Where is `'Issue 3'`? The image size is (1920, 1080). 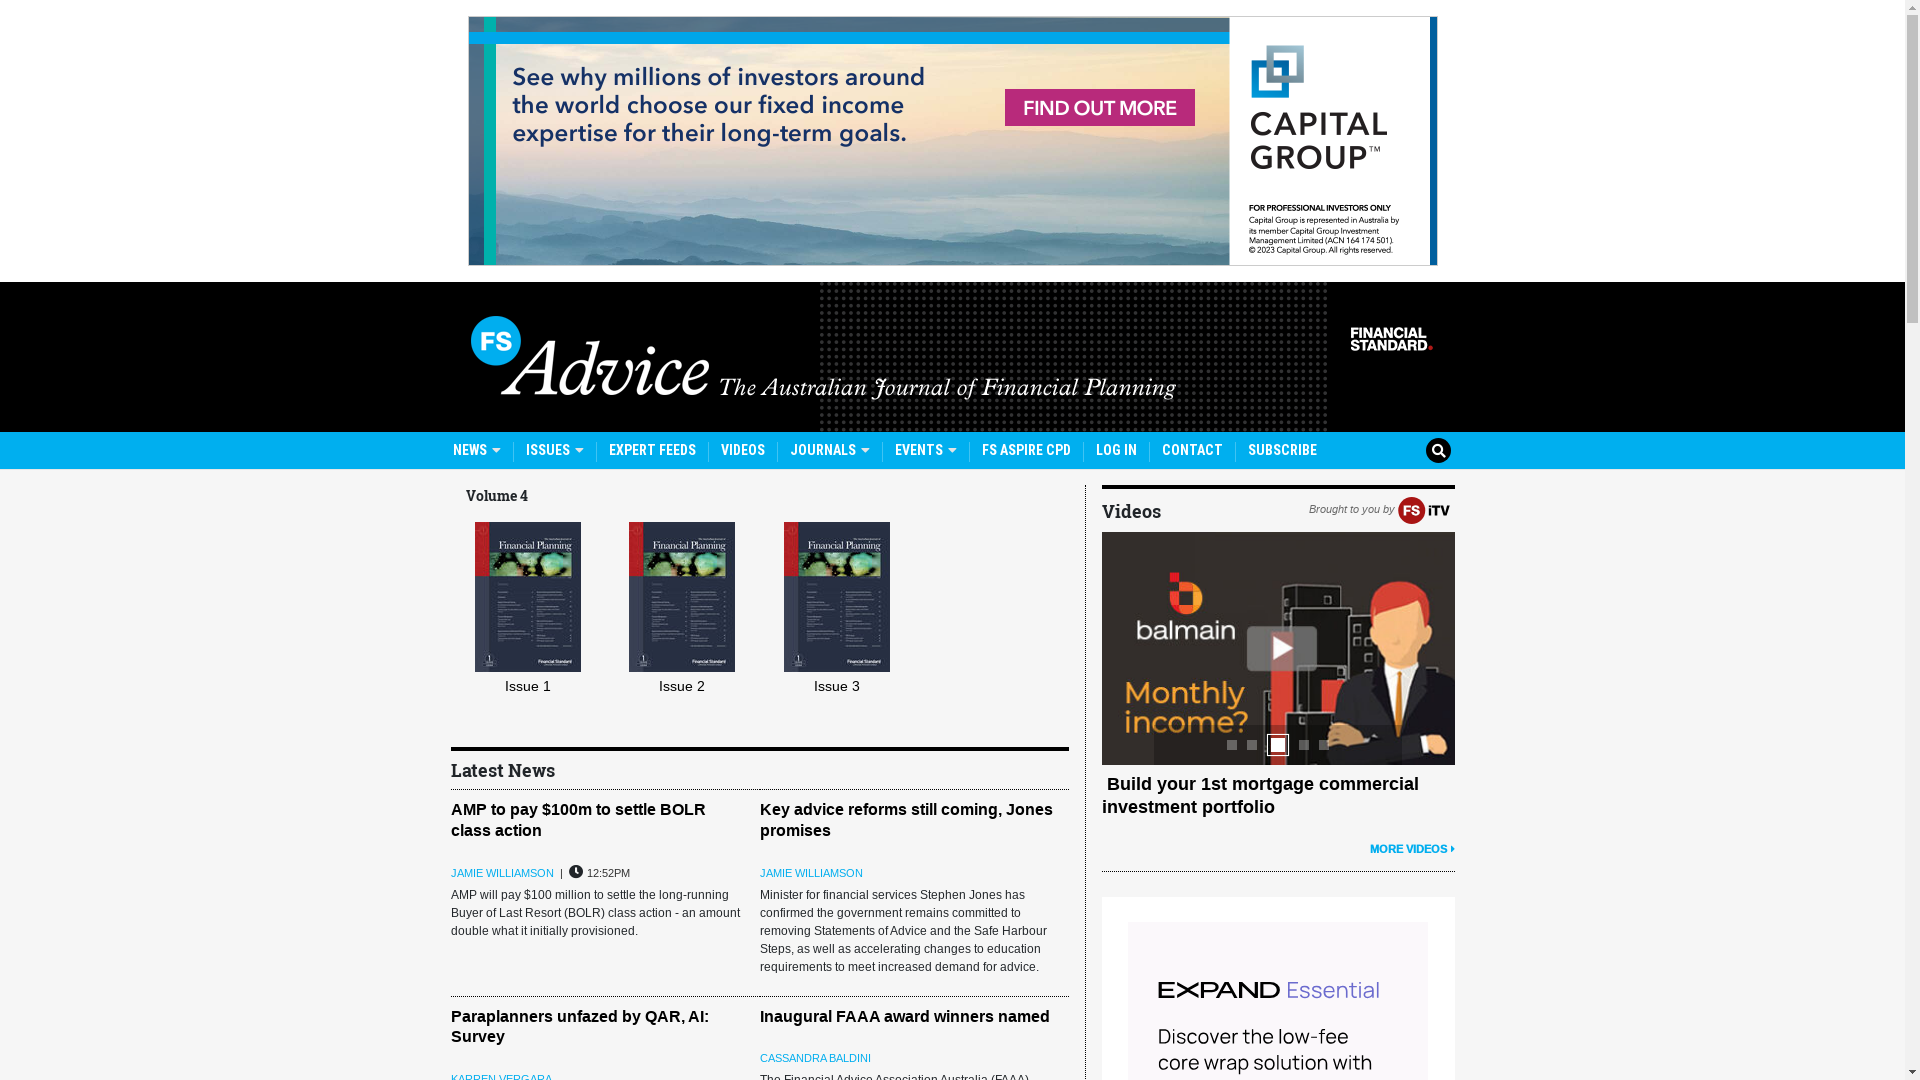 'Issue 3' is located at coordinates (846, 640).